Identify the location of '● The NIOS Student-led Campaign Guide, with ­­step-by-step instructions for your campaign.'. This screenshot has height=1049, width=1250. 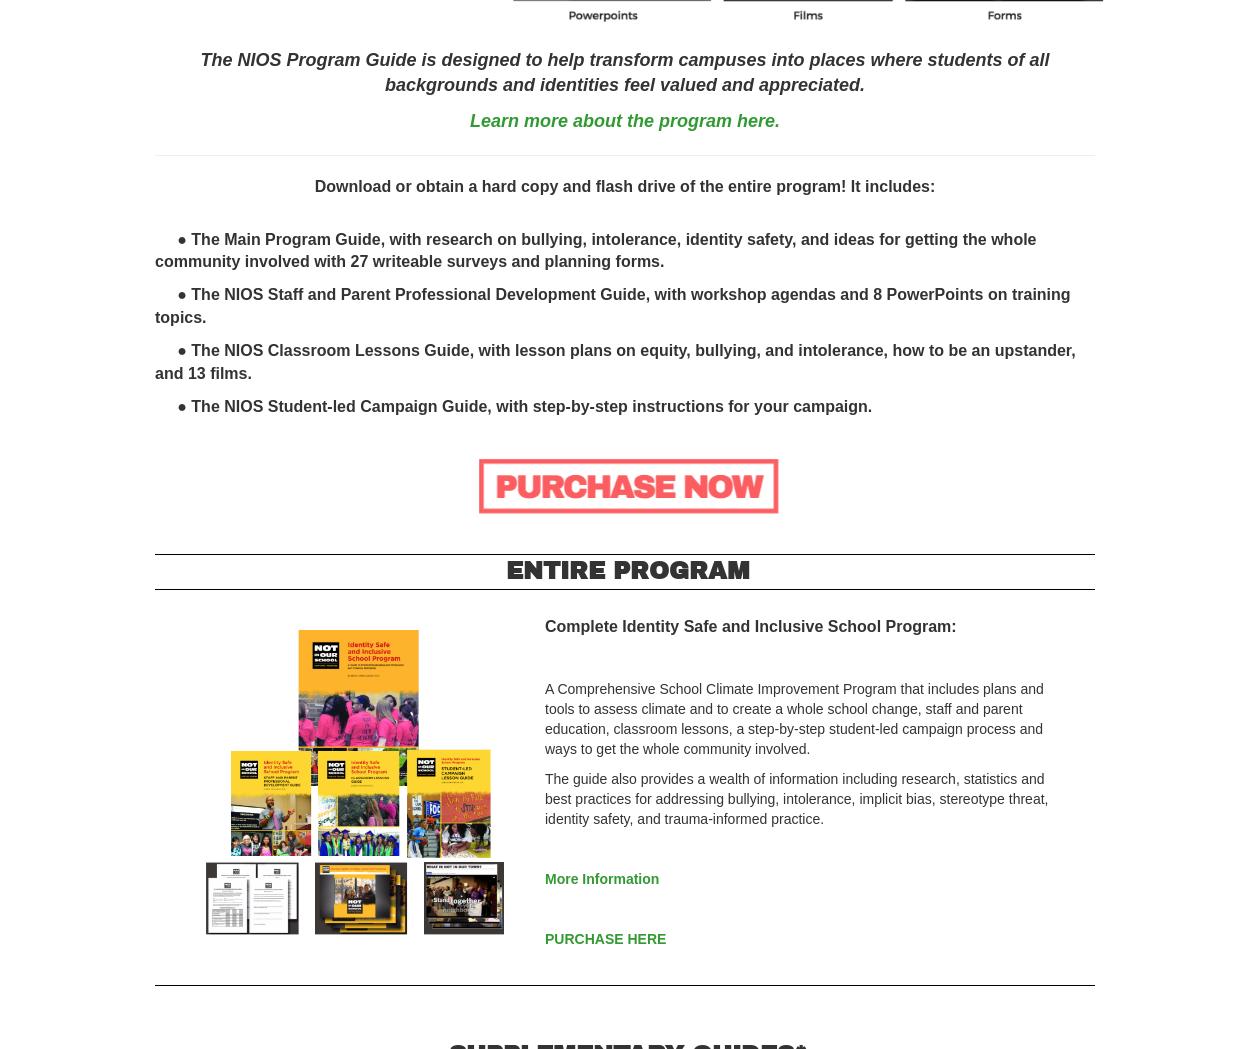
(513, 404).